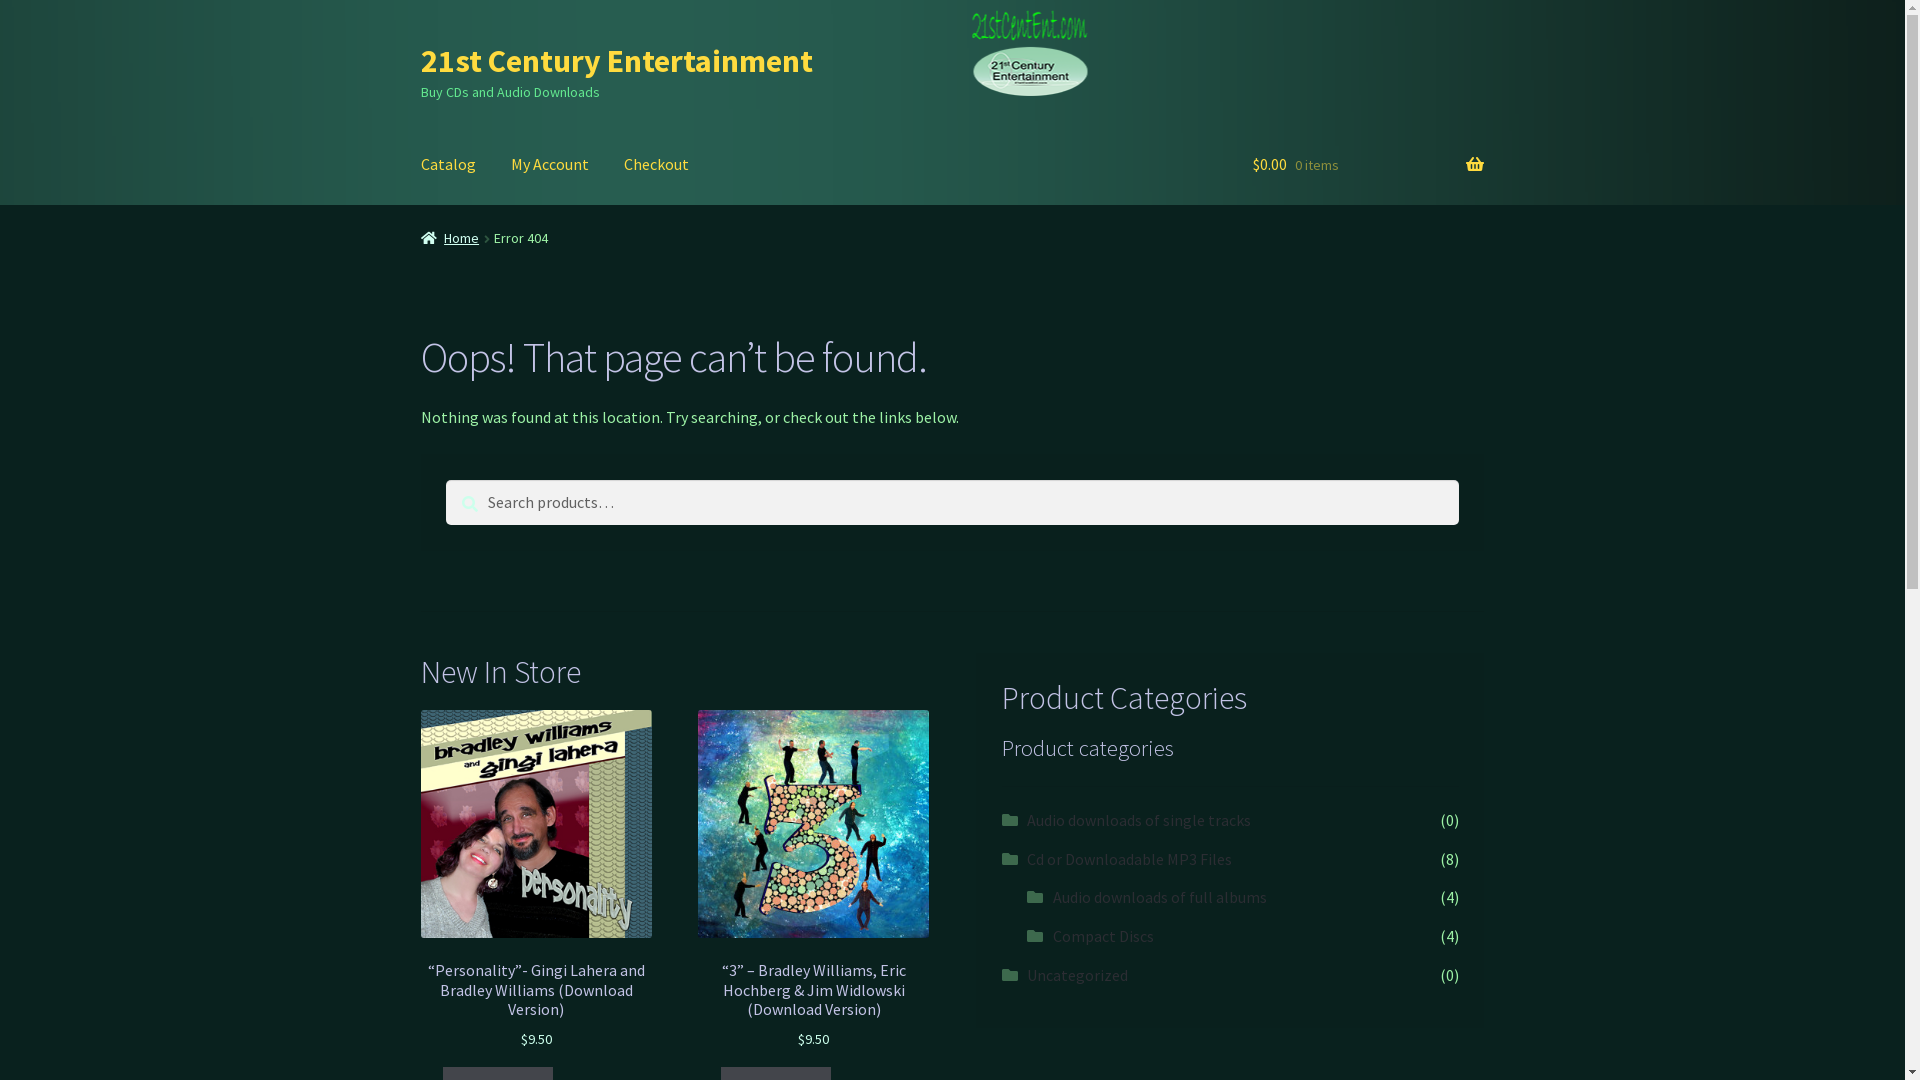 The width and height of the screenshot is (1920, 1080). Describe the element at coordinates (447, 164) in the screenshot. I see `'Catalog'` at that location.